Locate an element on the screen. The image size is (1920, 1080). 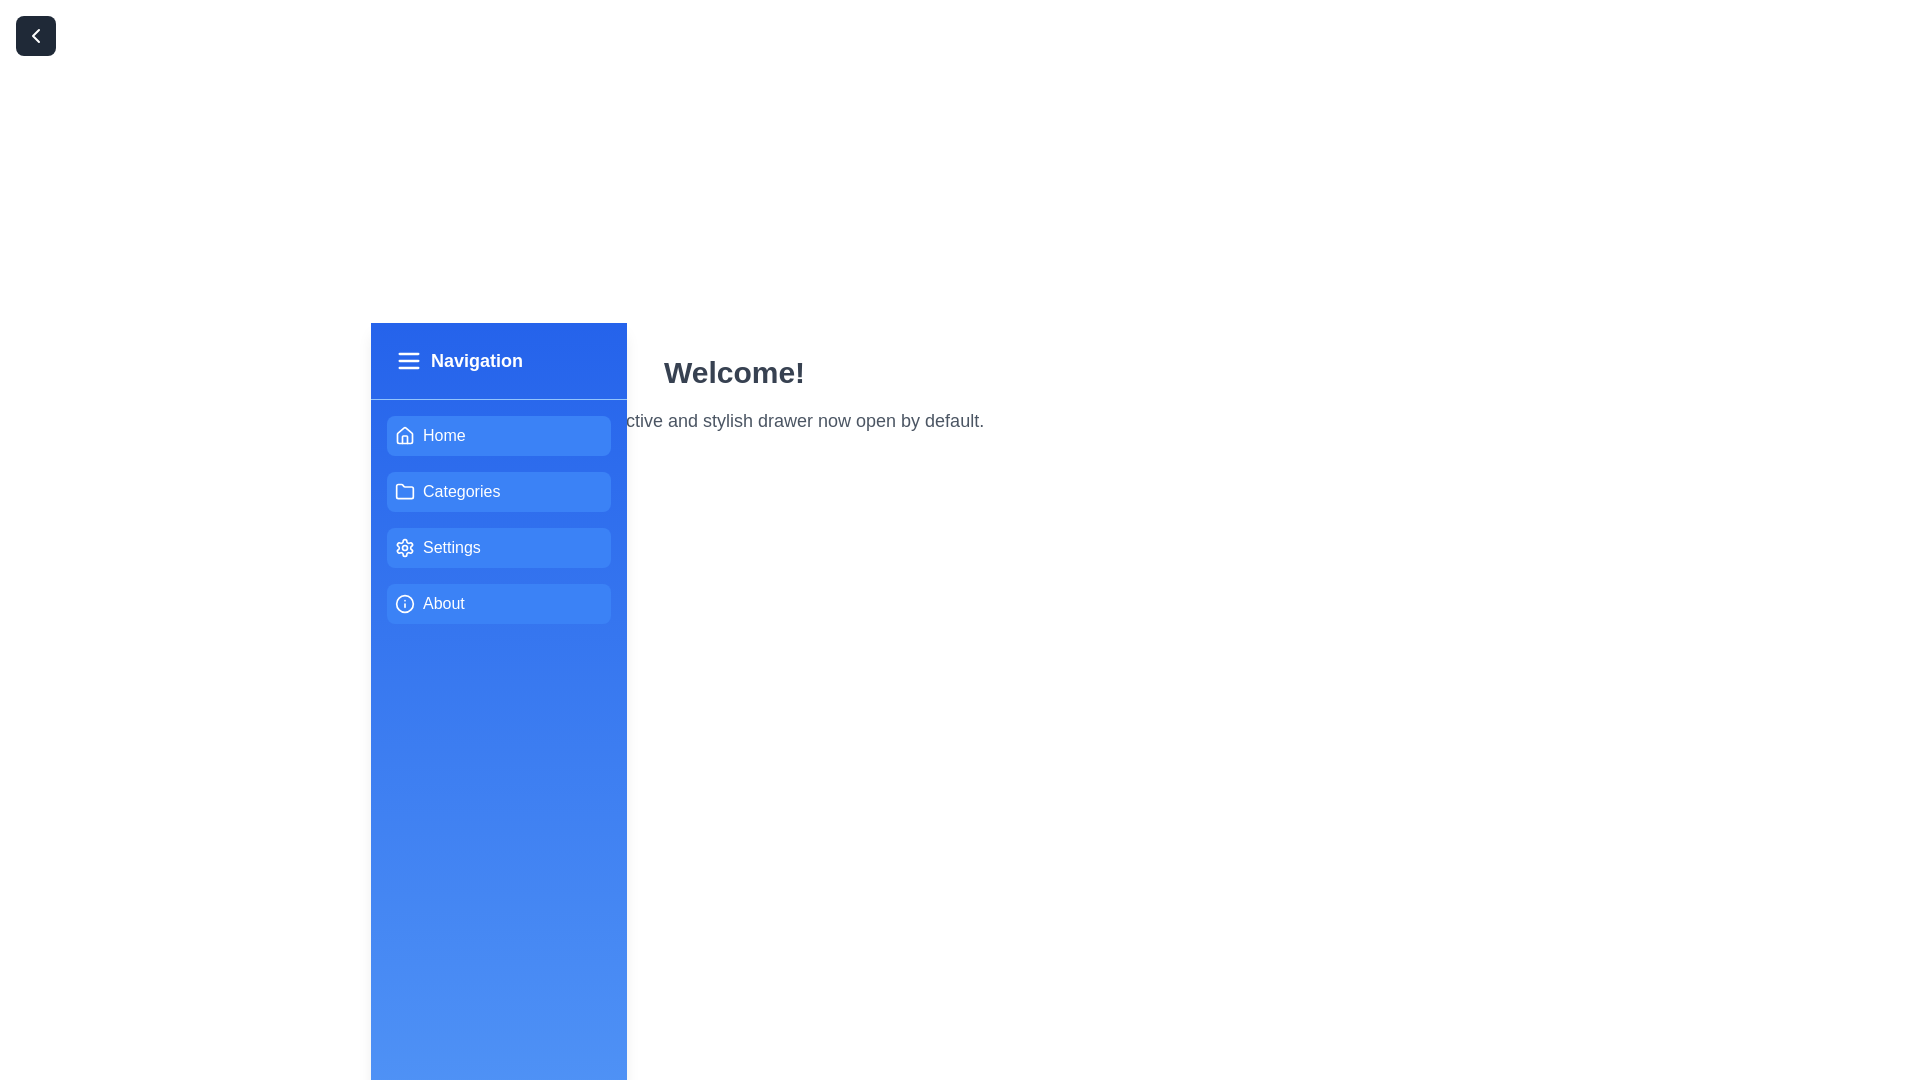
the gear icon representing settings, located beside the 'Settings' text in the navigation menu is located at coordinates (403, 547).